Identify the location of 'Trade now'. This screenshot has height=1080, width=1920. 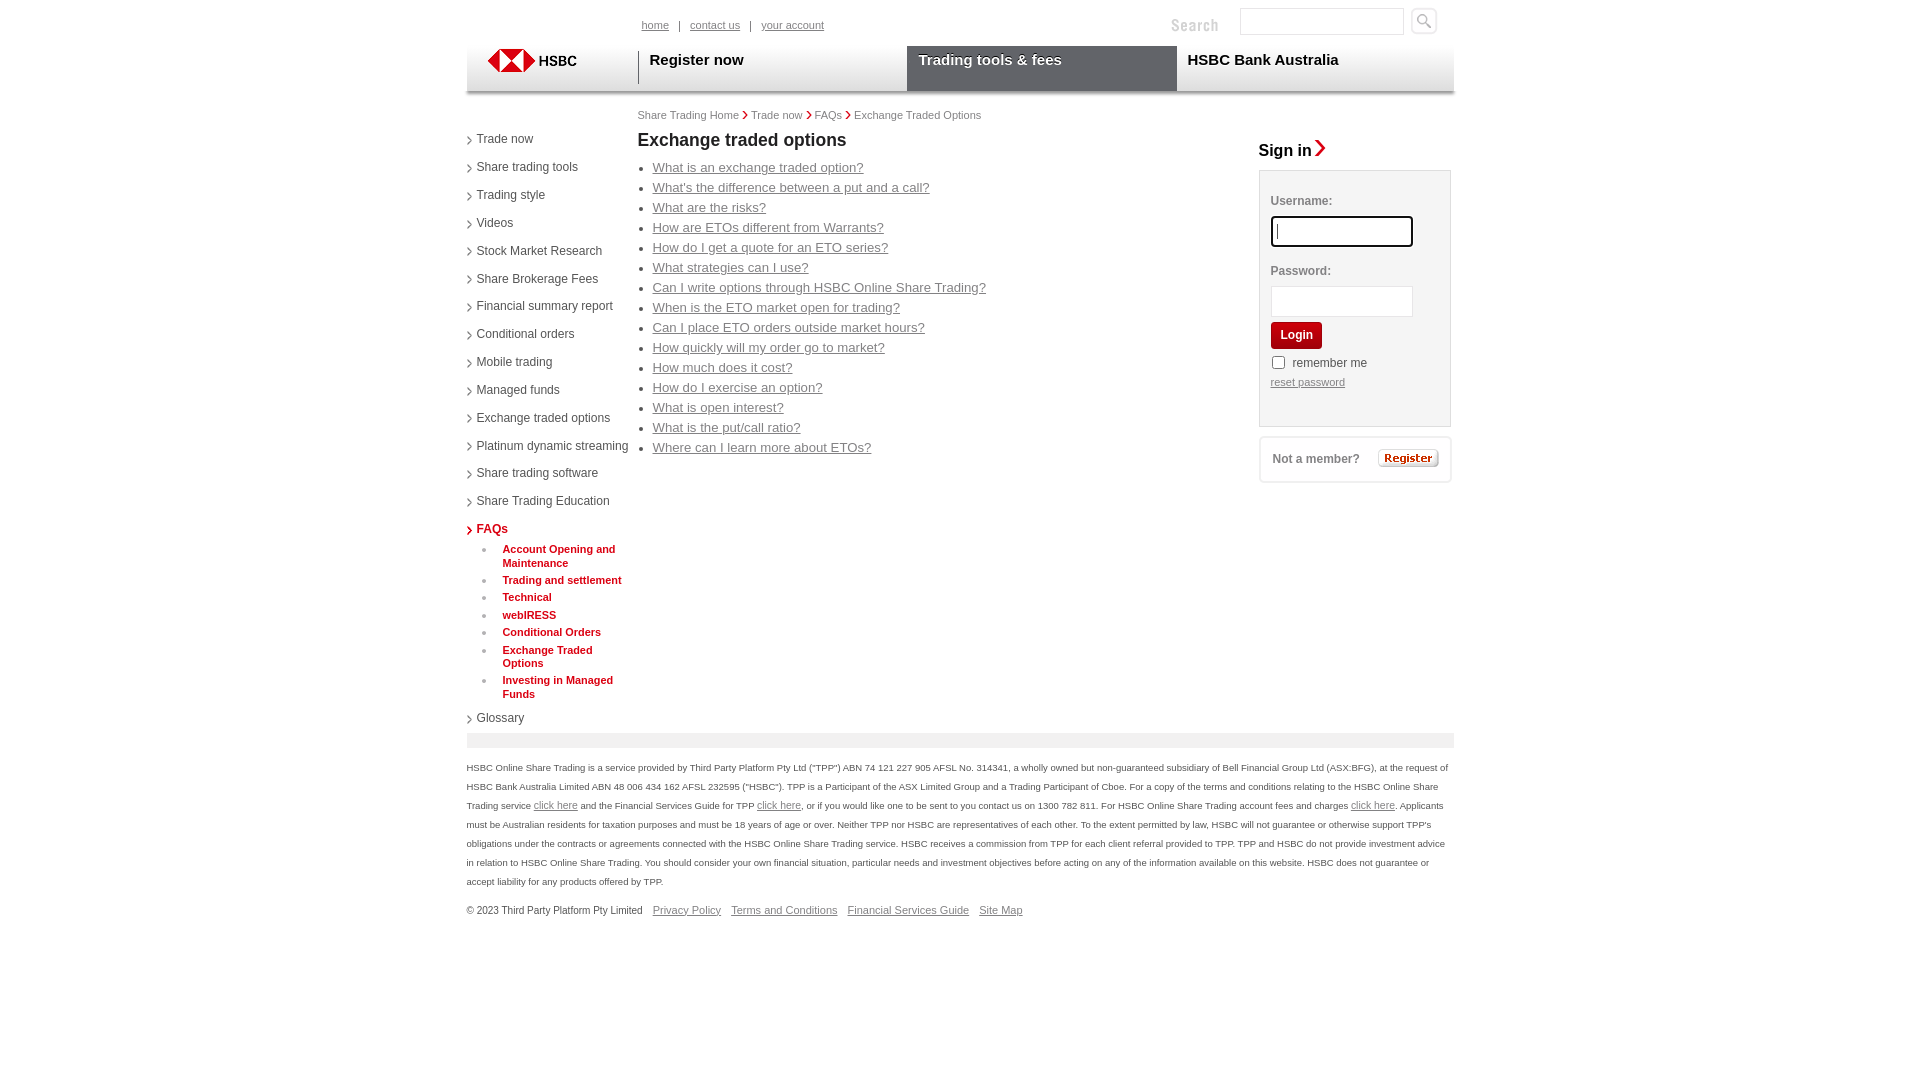
(749, 115).